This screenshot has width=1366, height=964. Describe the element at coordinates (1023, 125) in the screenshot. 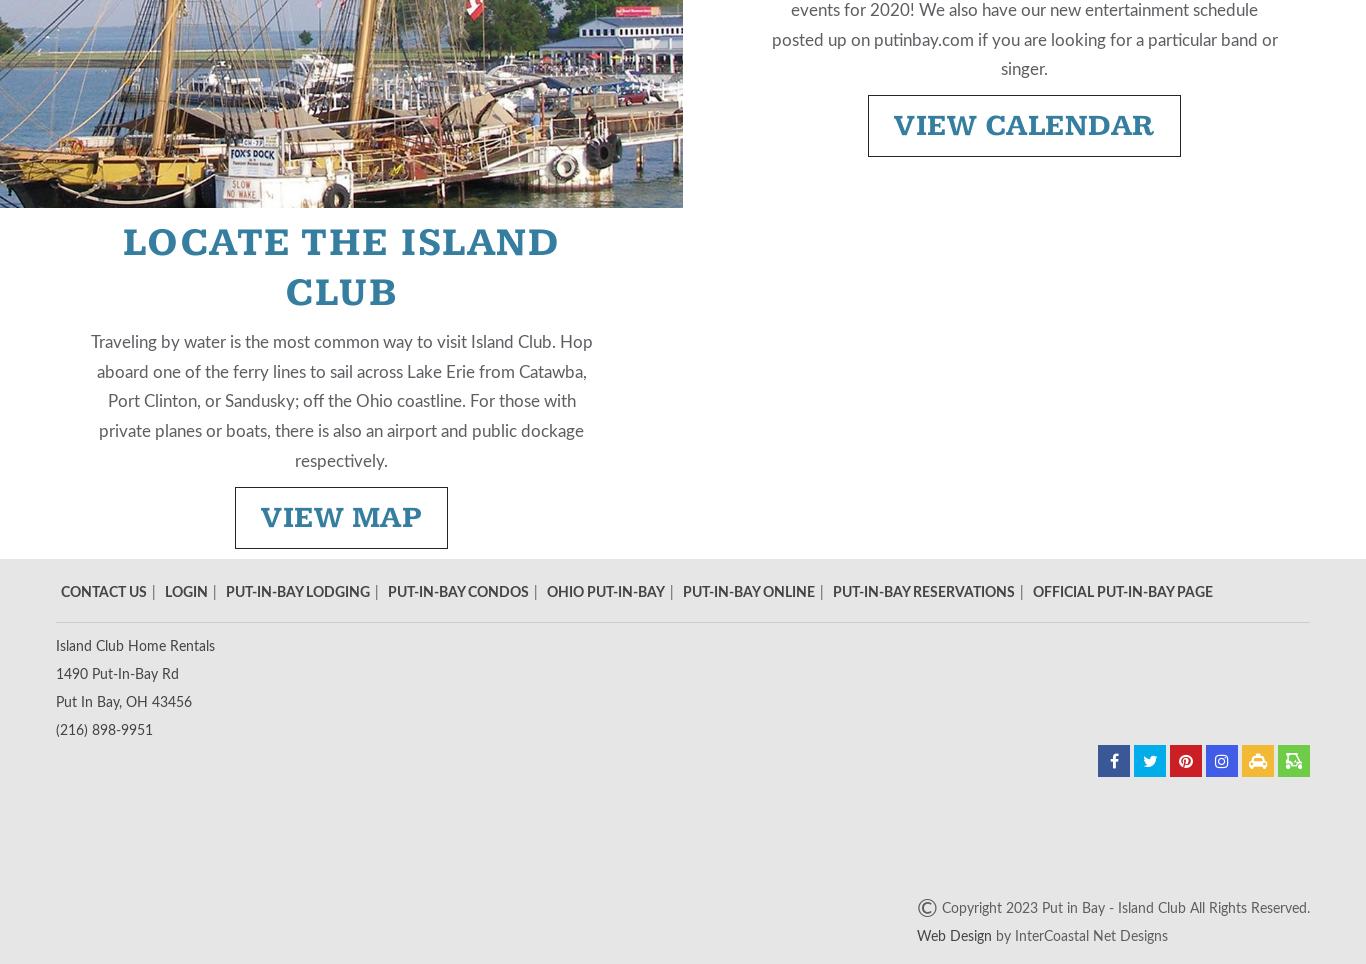

I see `'View Calendar'` at that location.